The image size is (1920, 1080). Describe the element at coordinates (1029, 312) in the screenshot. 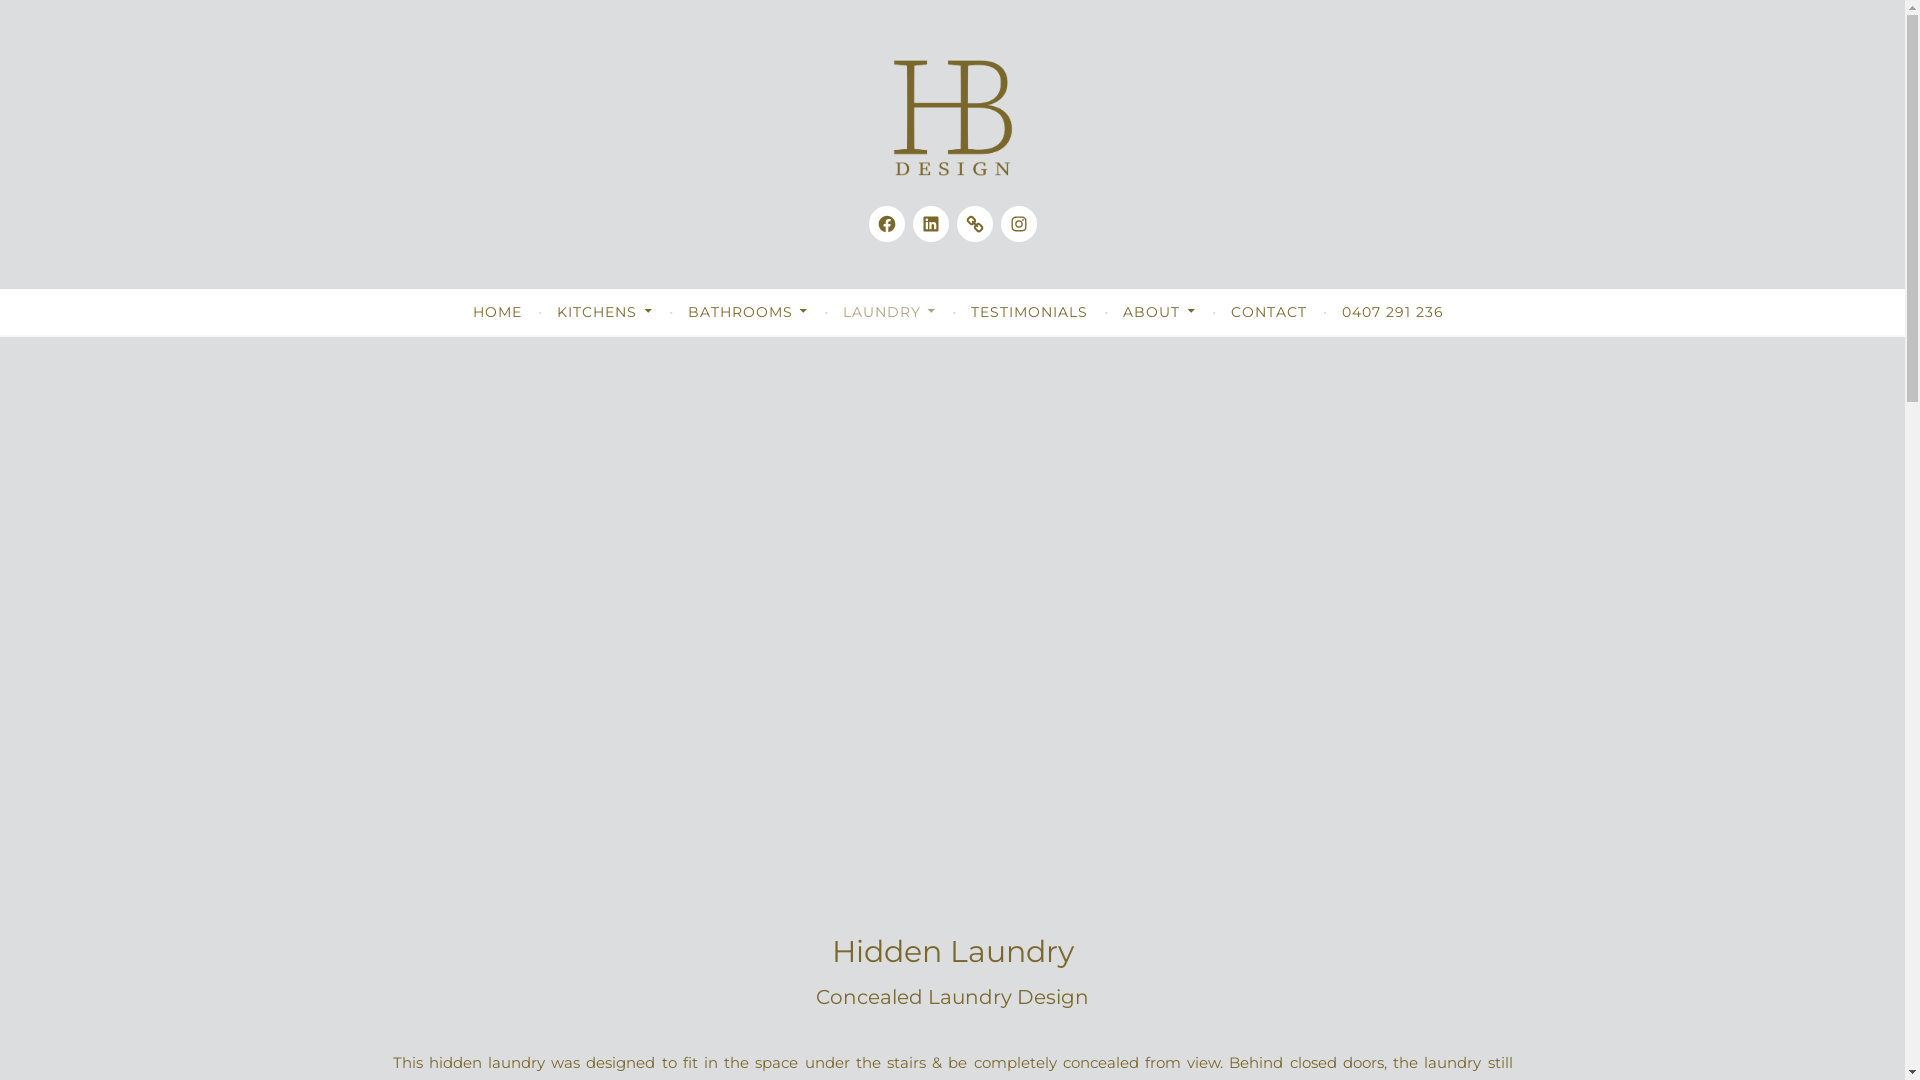

I see `'TESTIMONIALS'` at that location.